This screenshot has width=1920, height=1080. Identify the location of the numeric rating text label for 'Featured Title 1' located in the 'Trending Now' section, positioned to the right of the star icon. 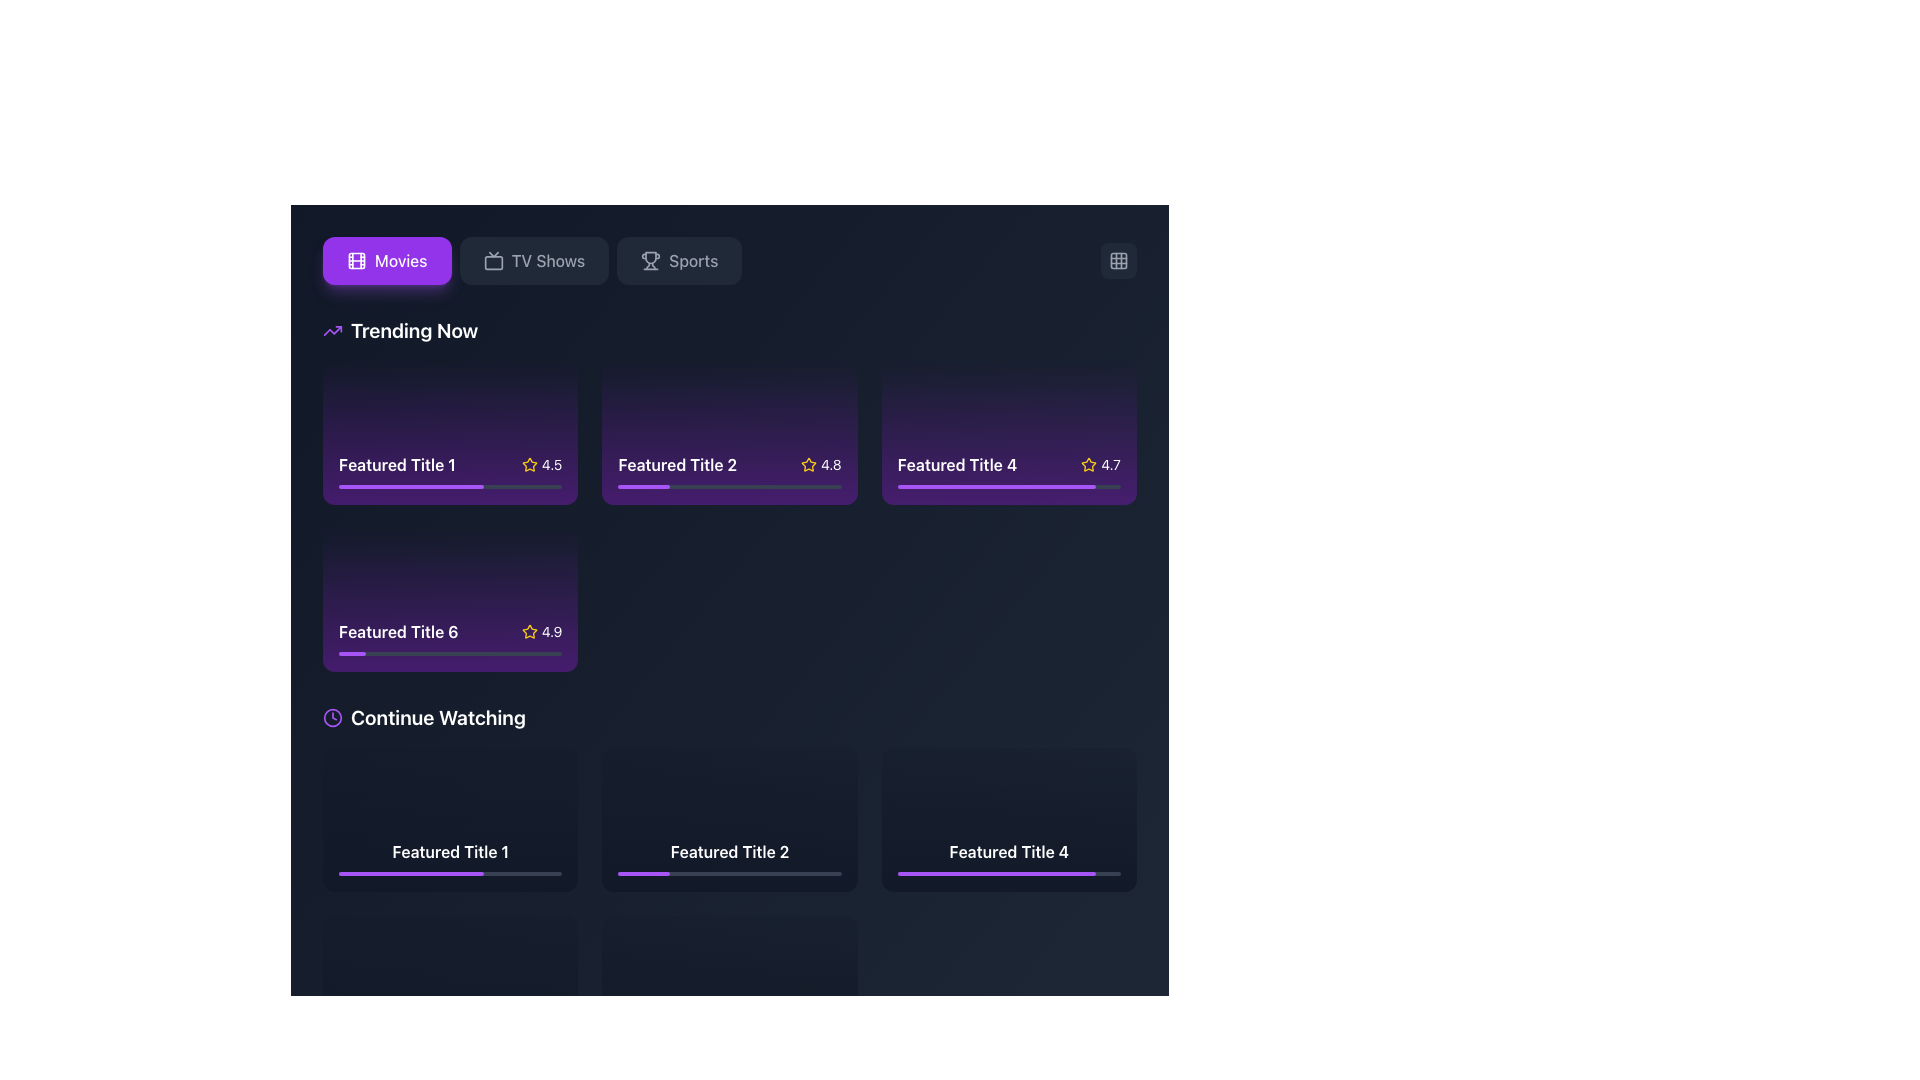
(552, 464).